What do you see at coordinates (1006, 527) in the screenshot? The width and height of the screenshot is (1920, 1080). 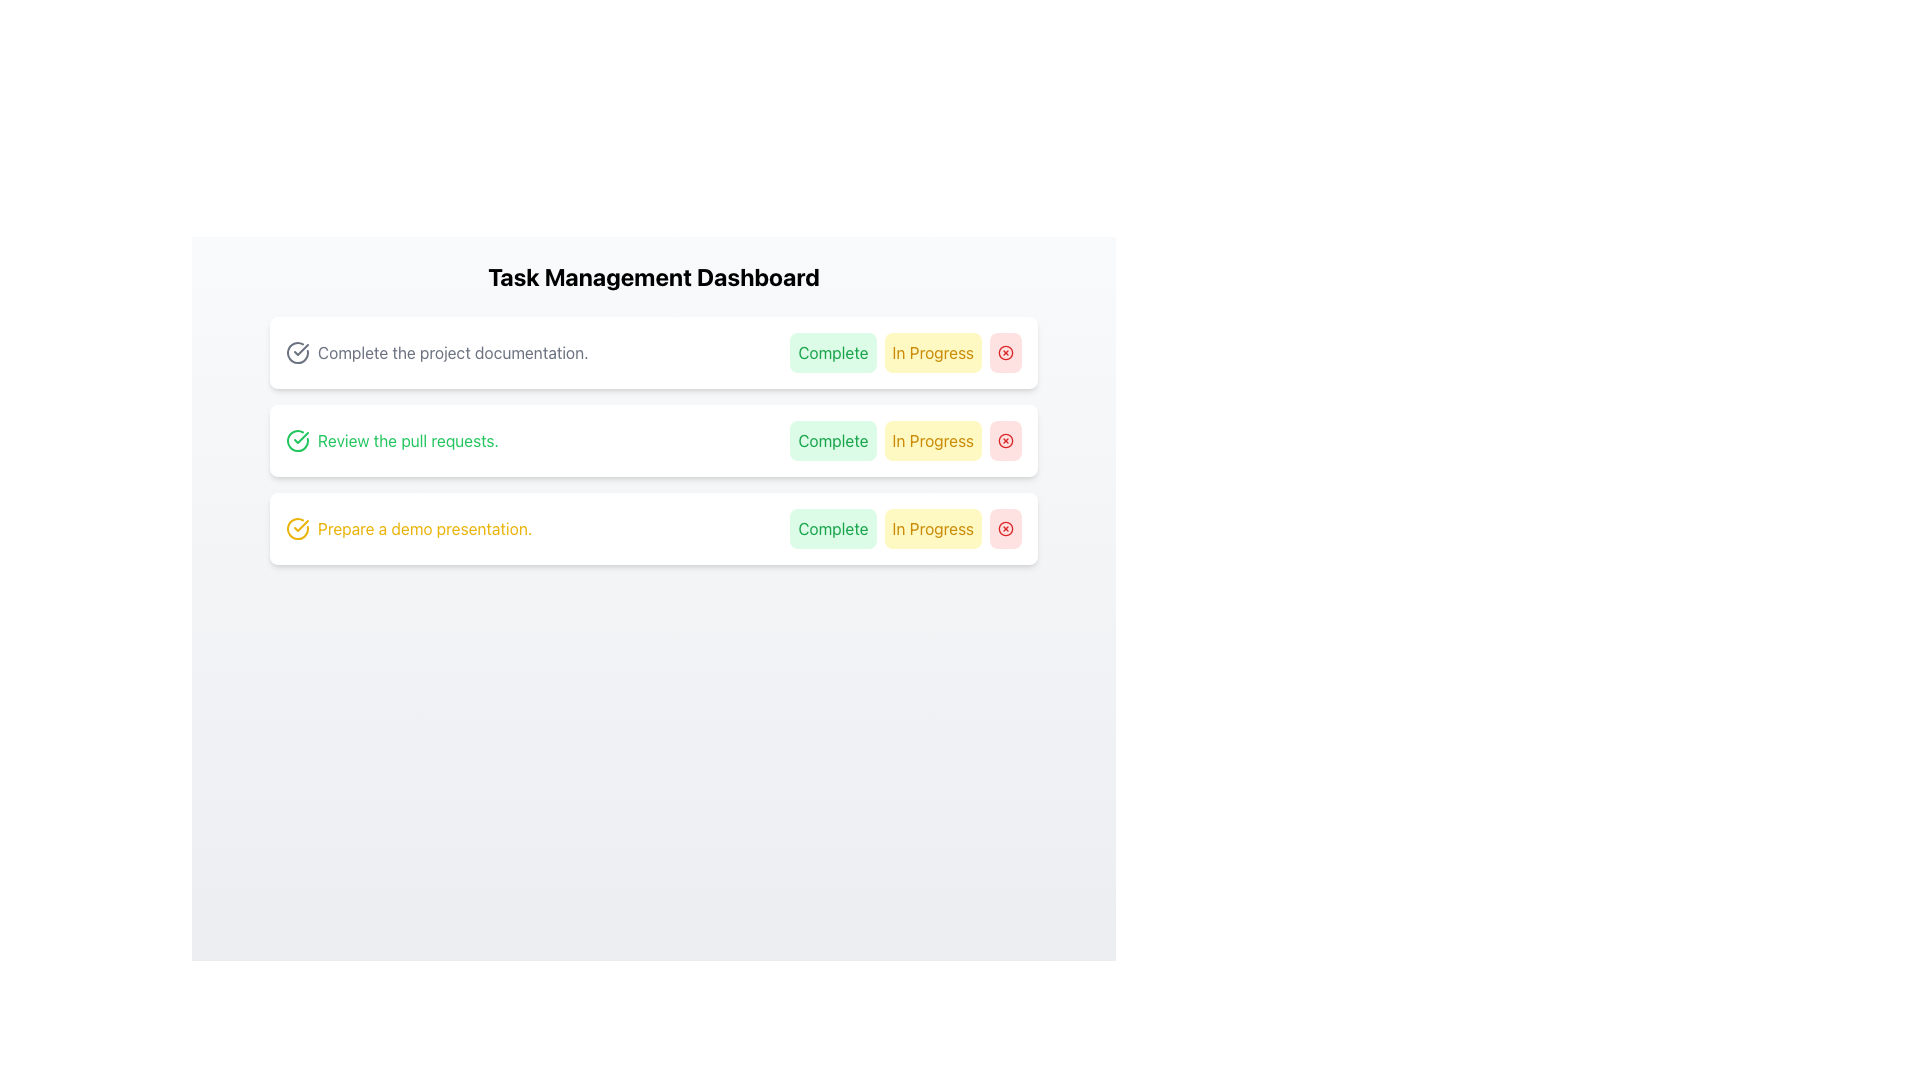 I see `the circular cancel button with a red border and 'X' symbol` at bounding box center [1006, 527].